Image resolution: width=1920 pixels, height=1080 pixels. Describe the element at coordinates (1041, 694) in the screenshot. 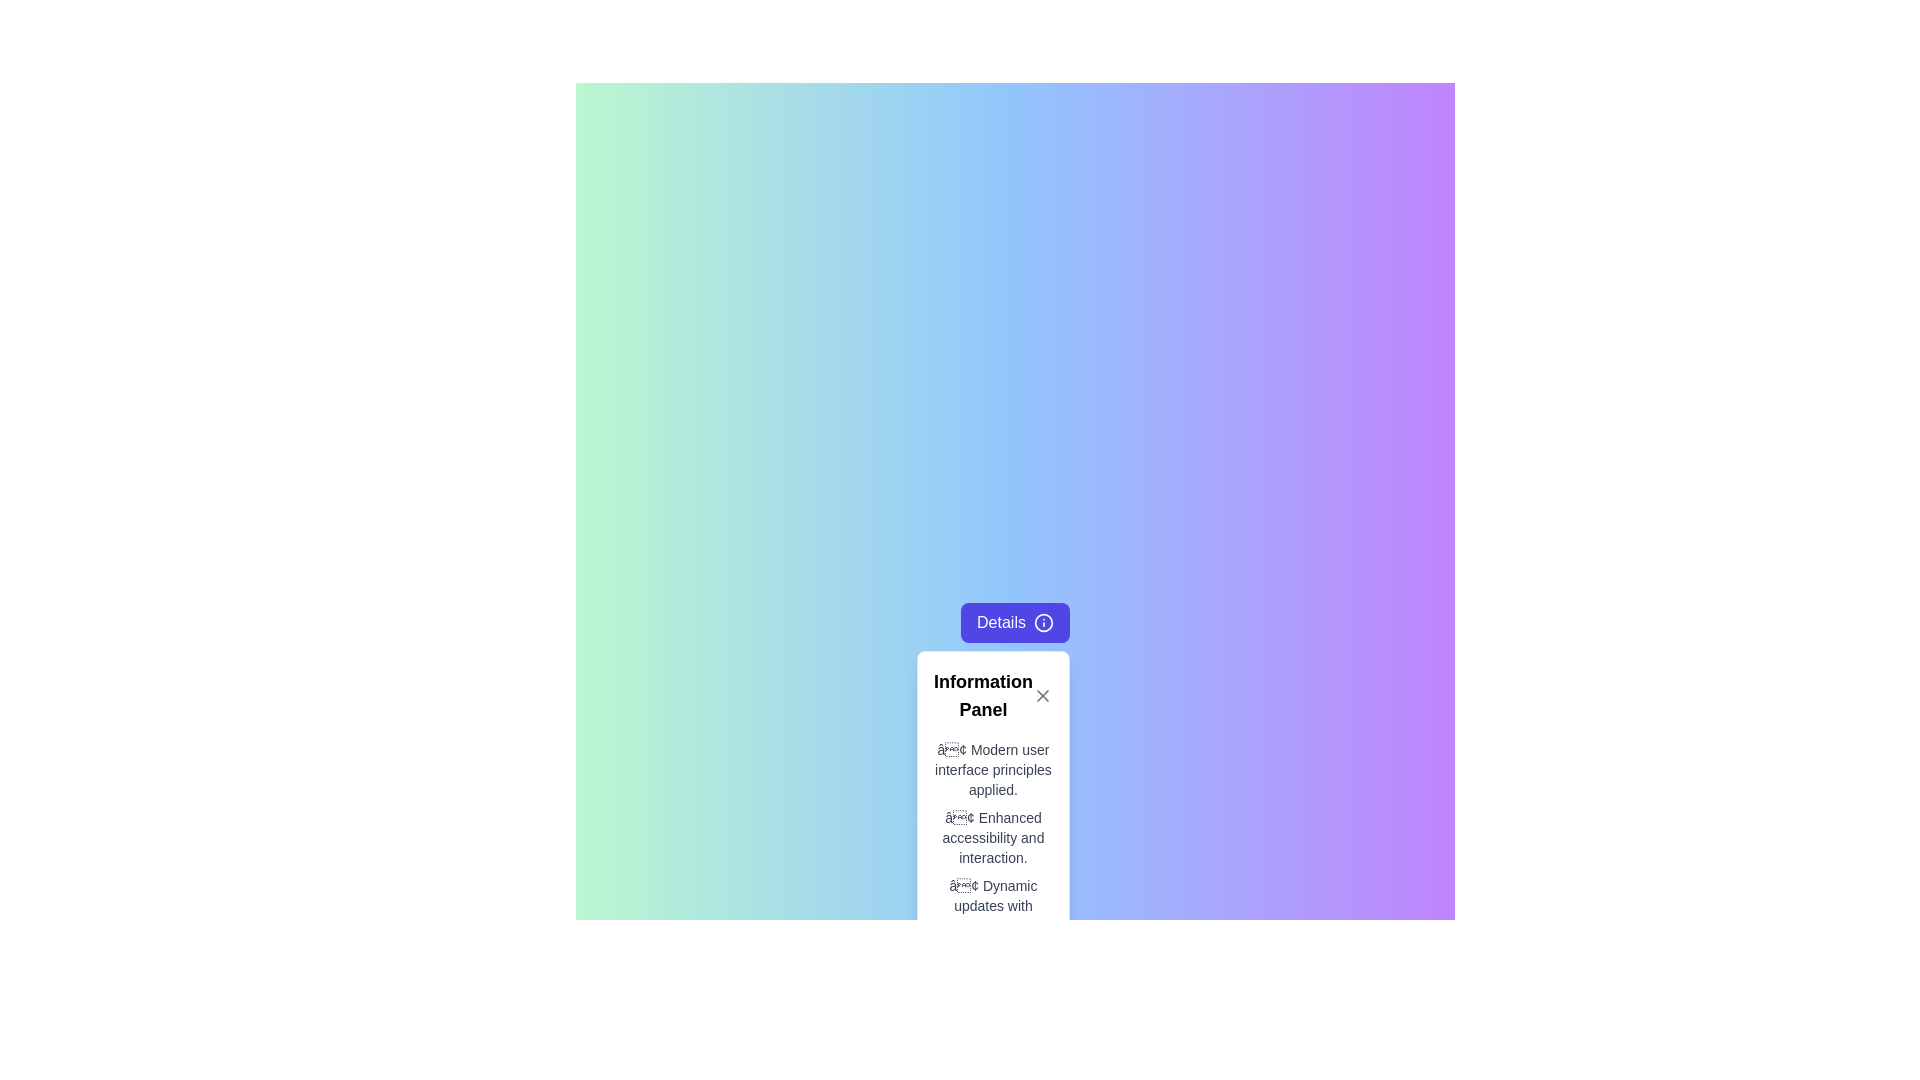

I see `the small gray 'X' button located on the right side of the 'Information Panel' header to activate the hover effect and change its color` at that location.